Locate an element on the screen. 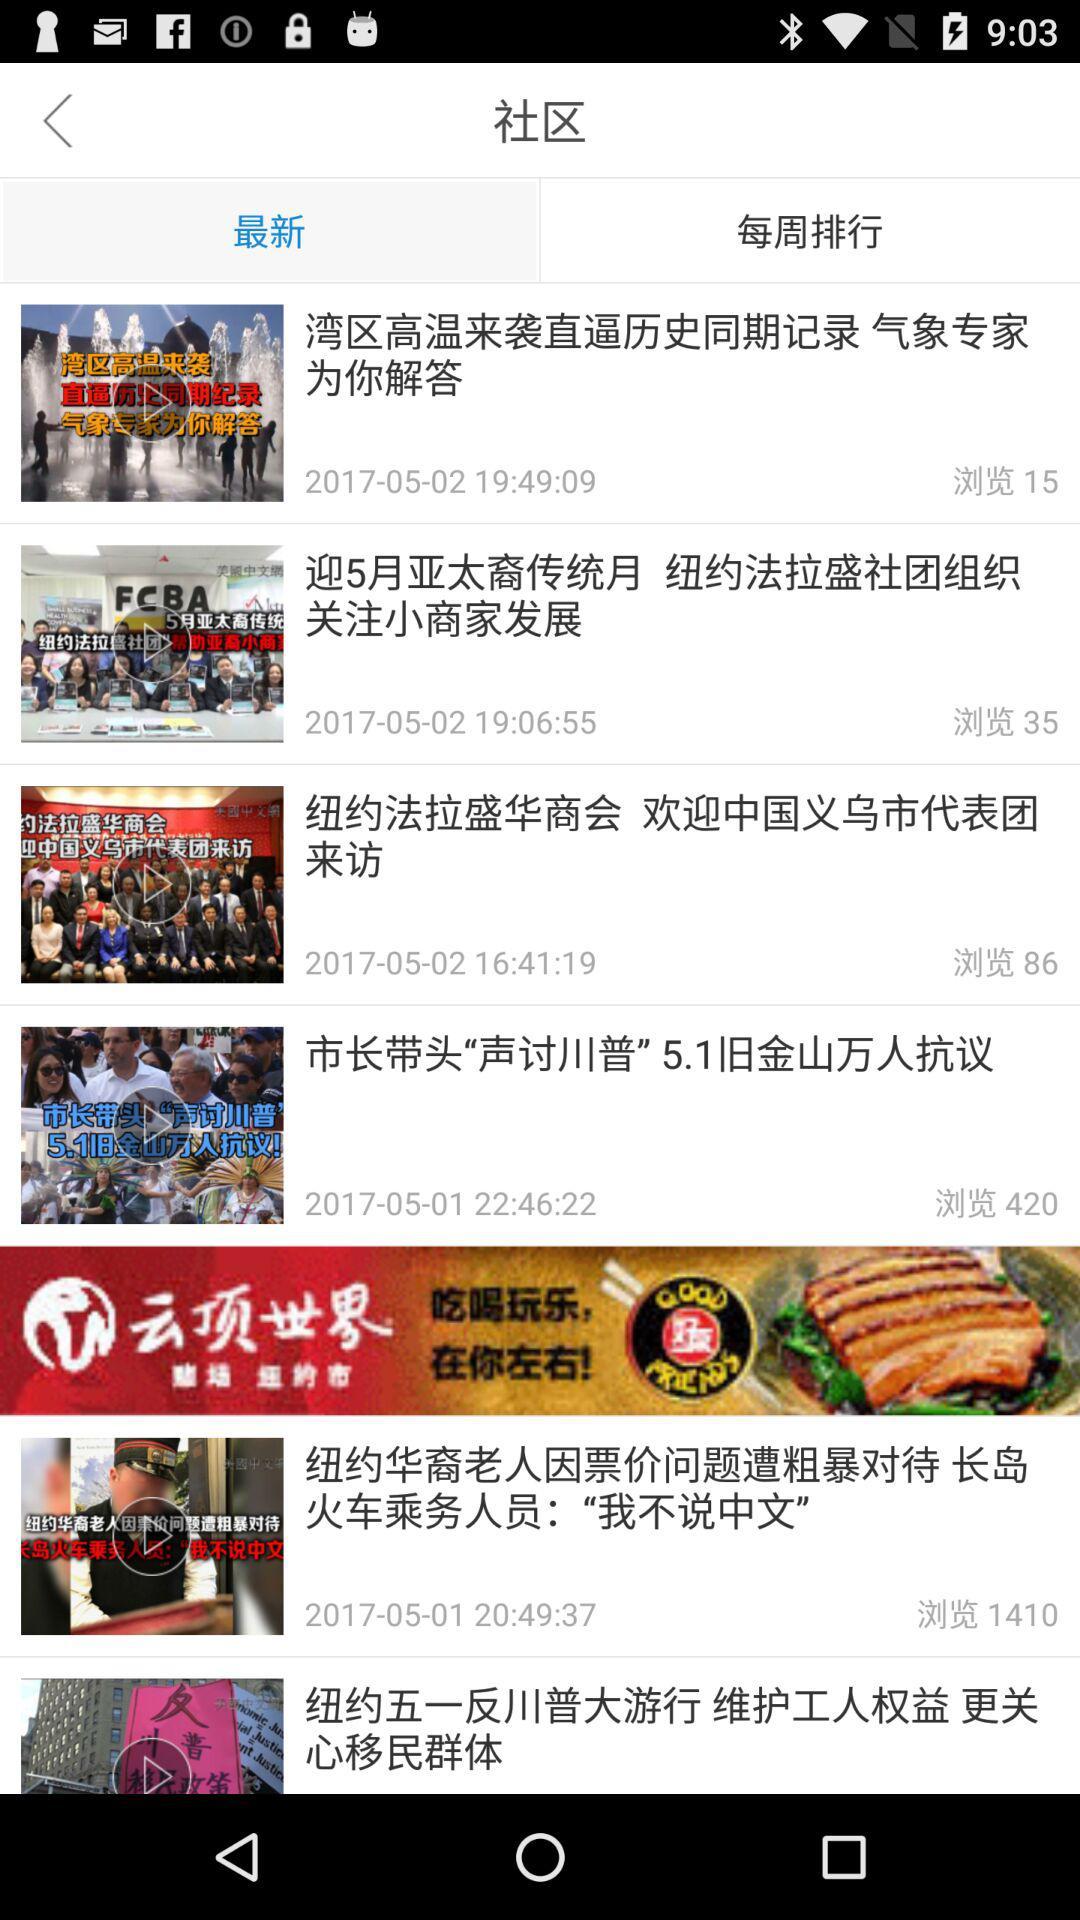 The width and height of the screenshot is (1080, 1920). the arrow_backward icon is located at coordinates (56, 128).